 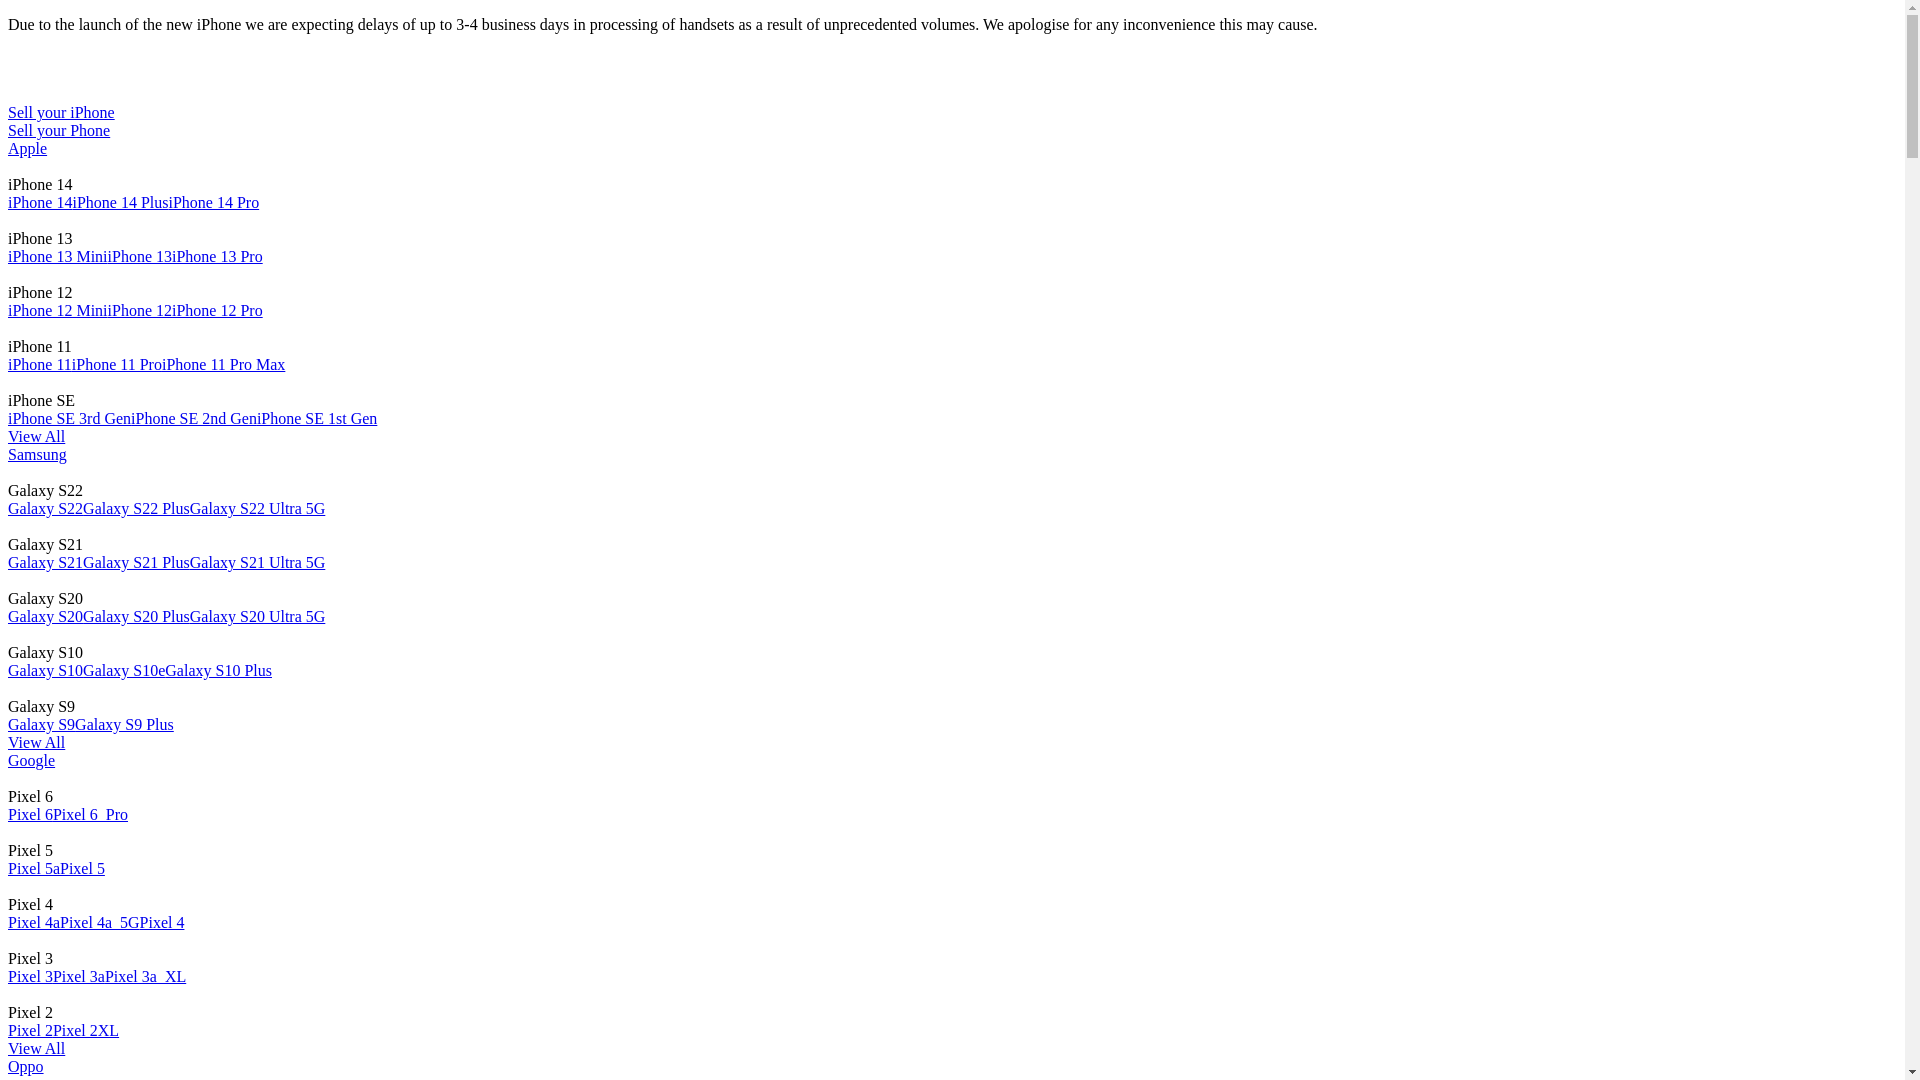 What do you see at coordinates (115, 364) in the screenshot?
I see `'iPhone 11 Pro'` at bounding box center [115, 364].